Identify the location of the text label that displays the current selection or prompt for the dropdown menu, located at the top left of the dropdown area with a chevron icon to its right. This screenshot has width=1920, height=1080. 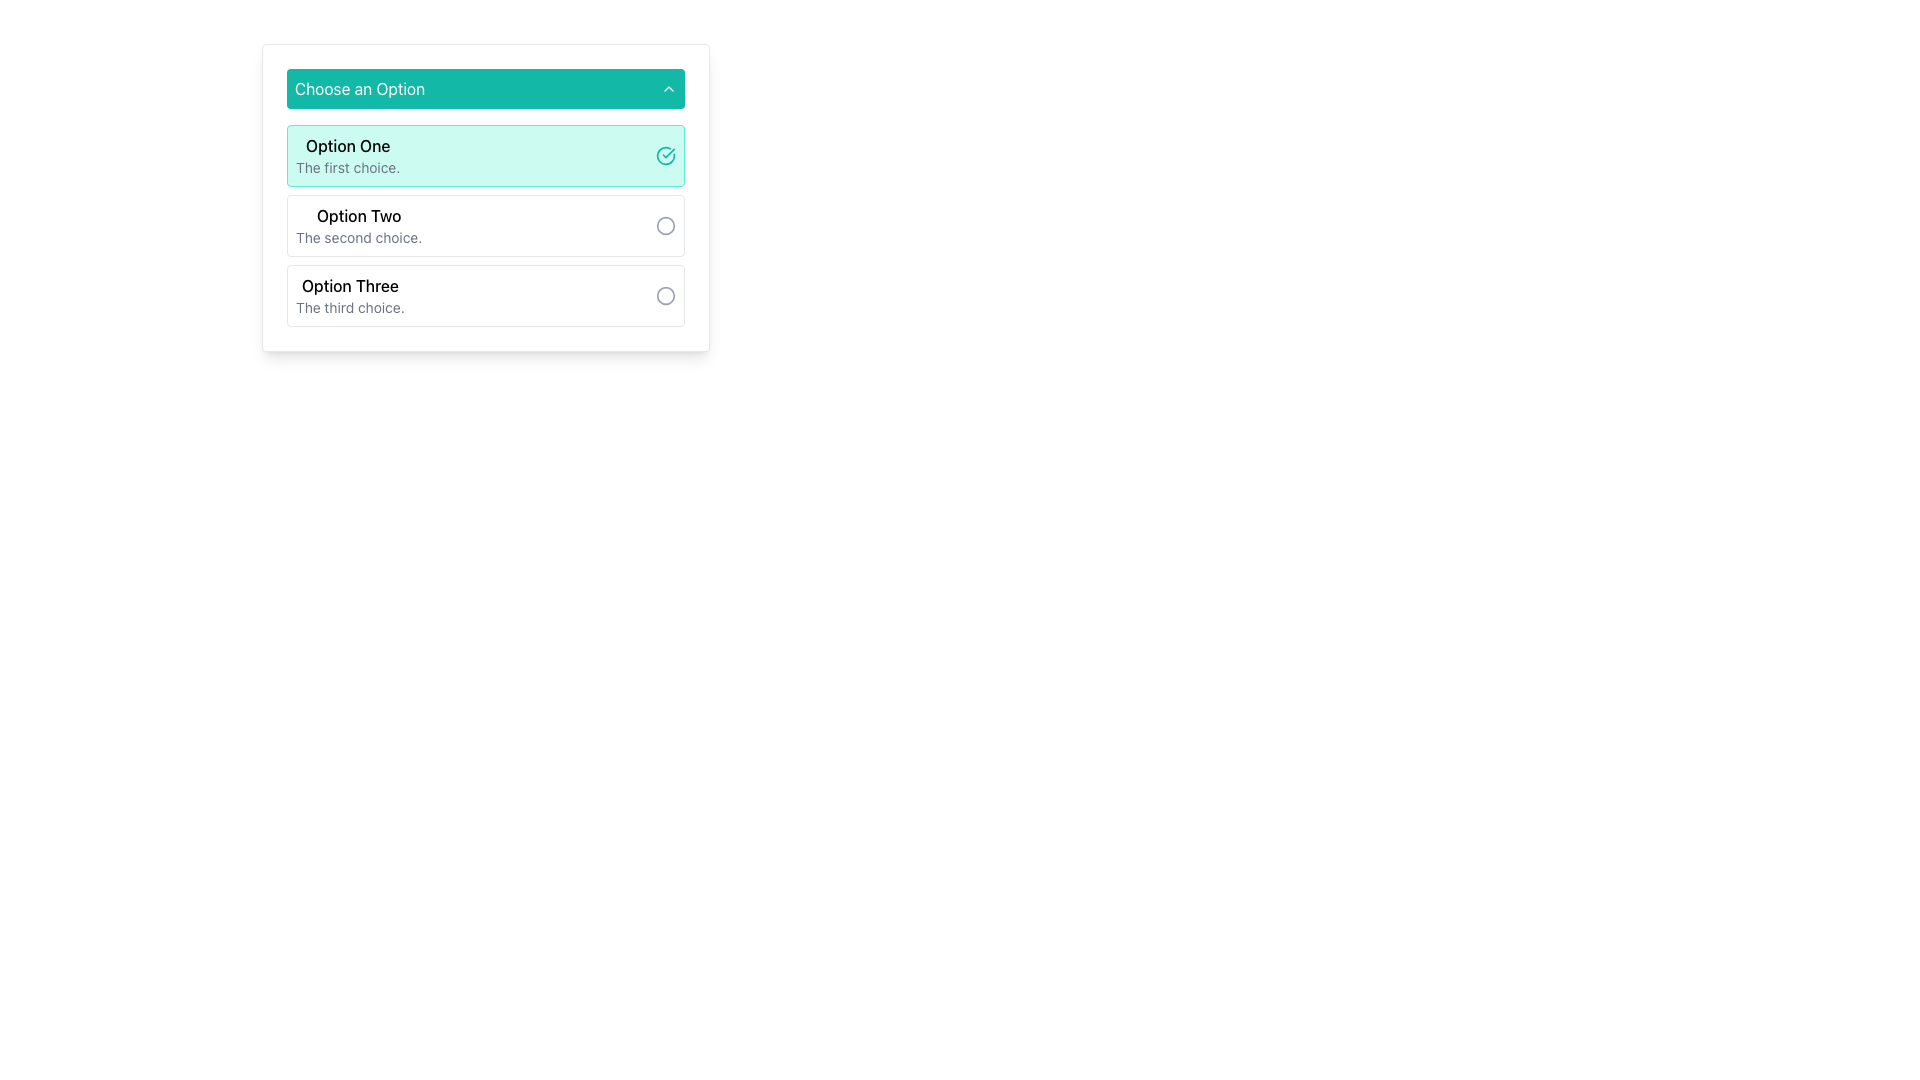
(360, 87).